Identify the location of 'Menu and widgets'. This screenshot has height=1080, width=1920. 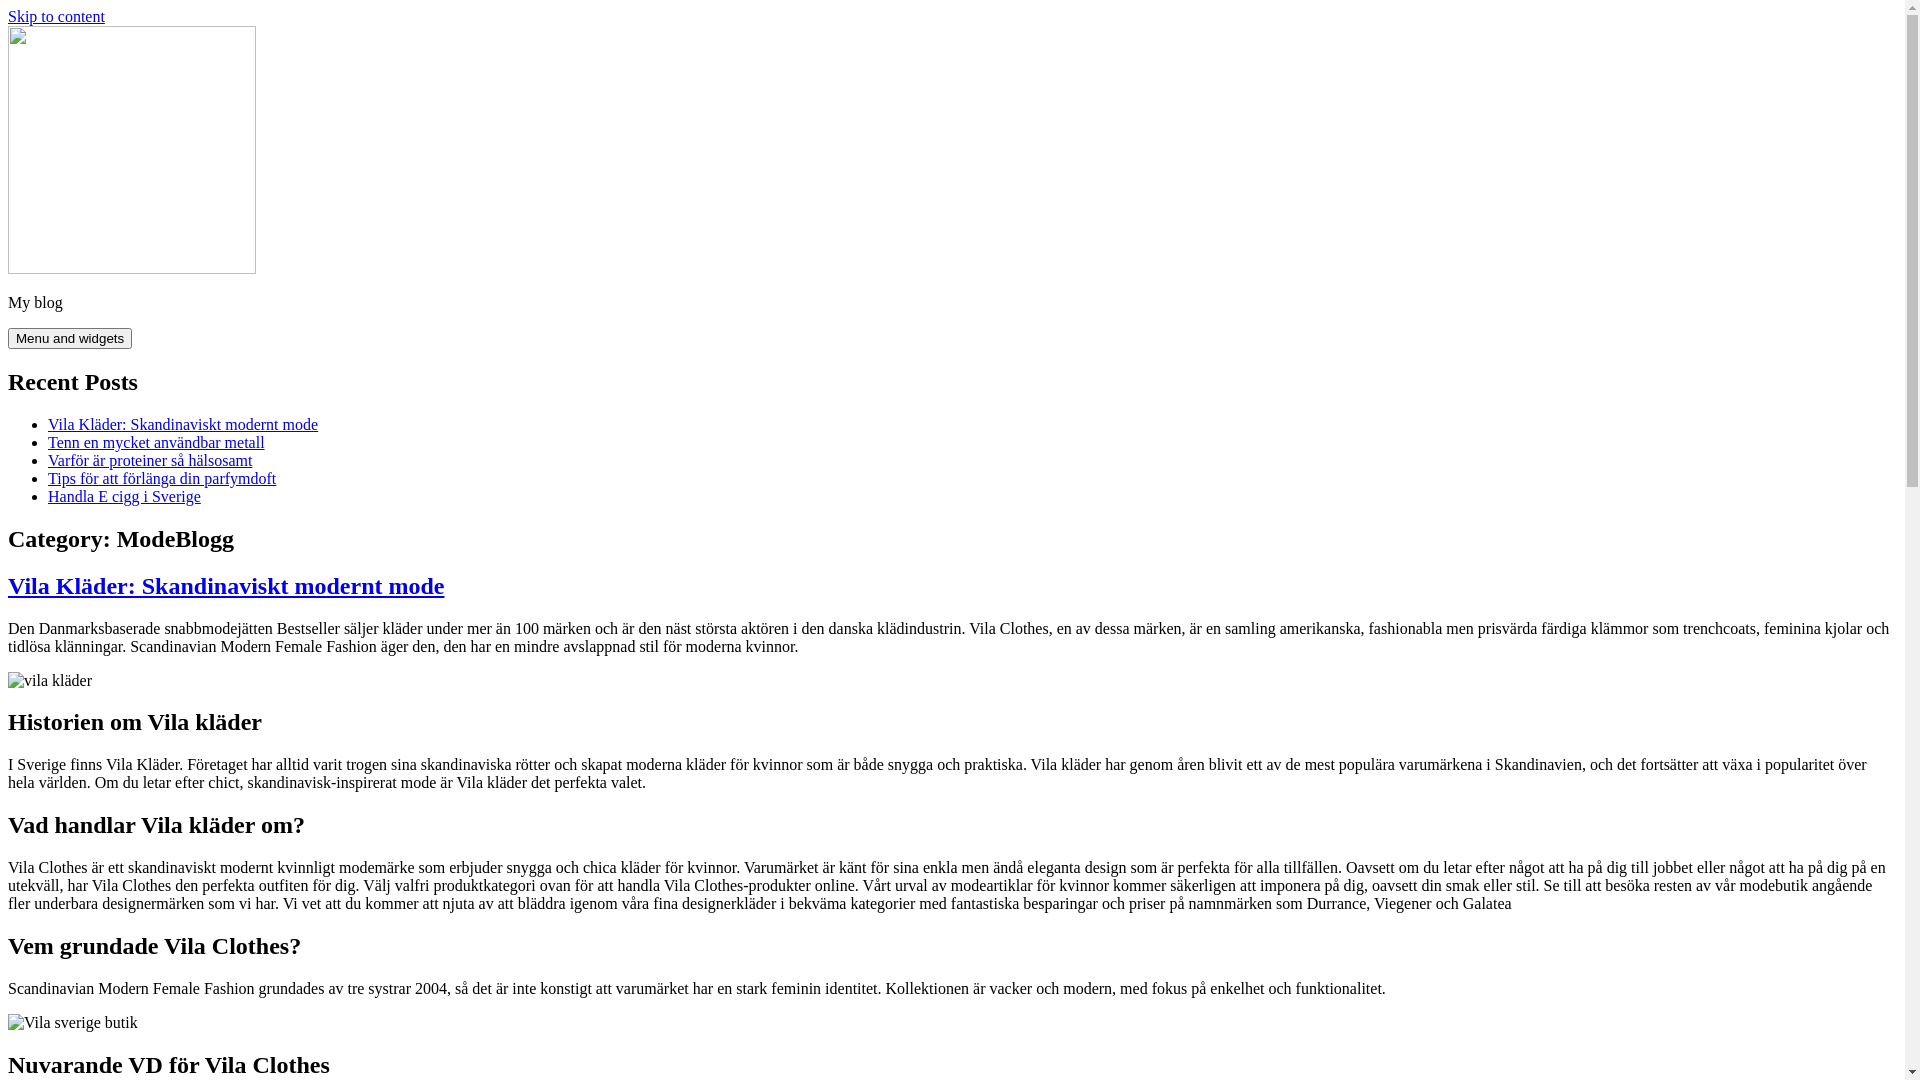
(70, 337).